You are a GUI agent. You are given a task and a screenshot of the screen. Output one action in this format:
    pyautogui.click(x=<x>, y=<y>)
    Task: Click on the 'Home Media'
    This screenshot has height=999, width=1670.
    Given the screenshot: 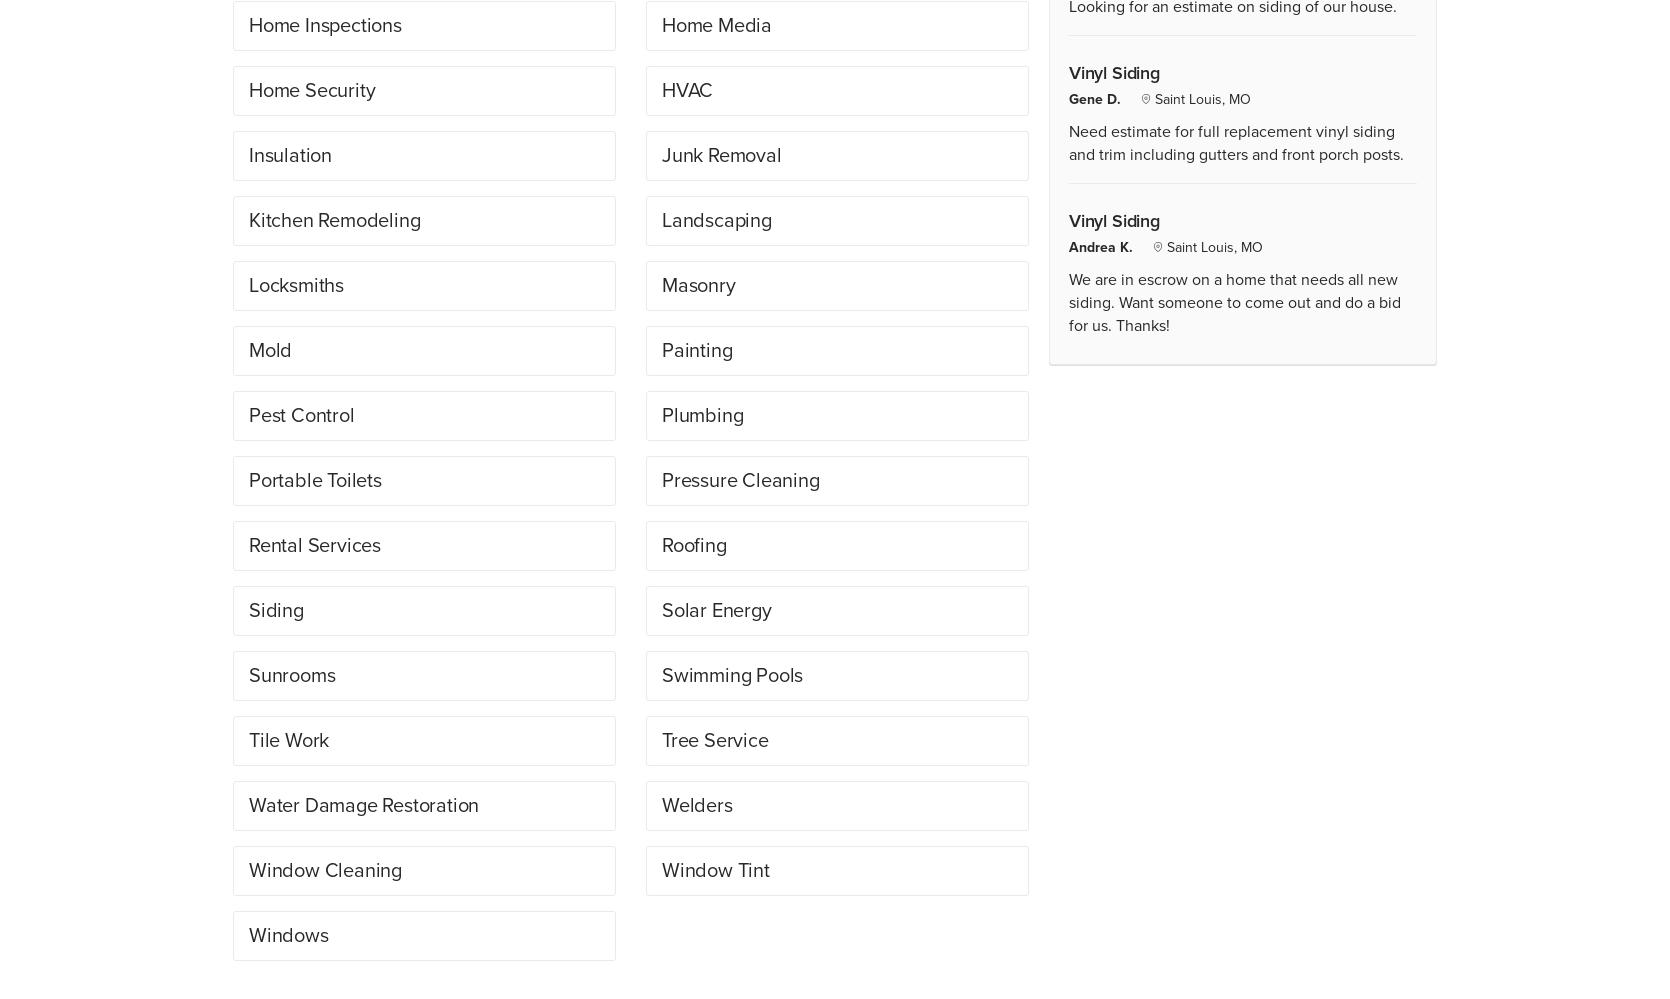 What is the action you would take?
    pyautogui.click(x=716, y=24)
    